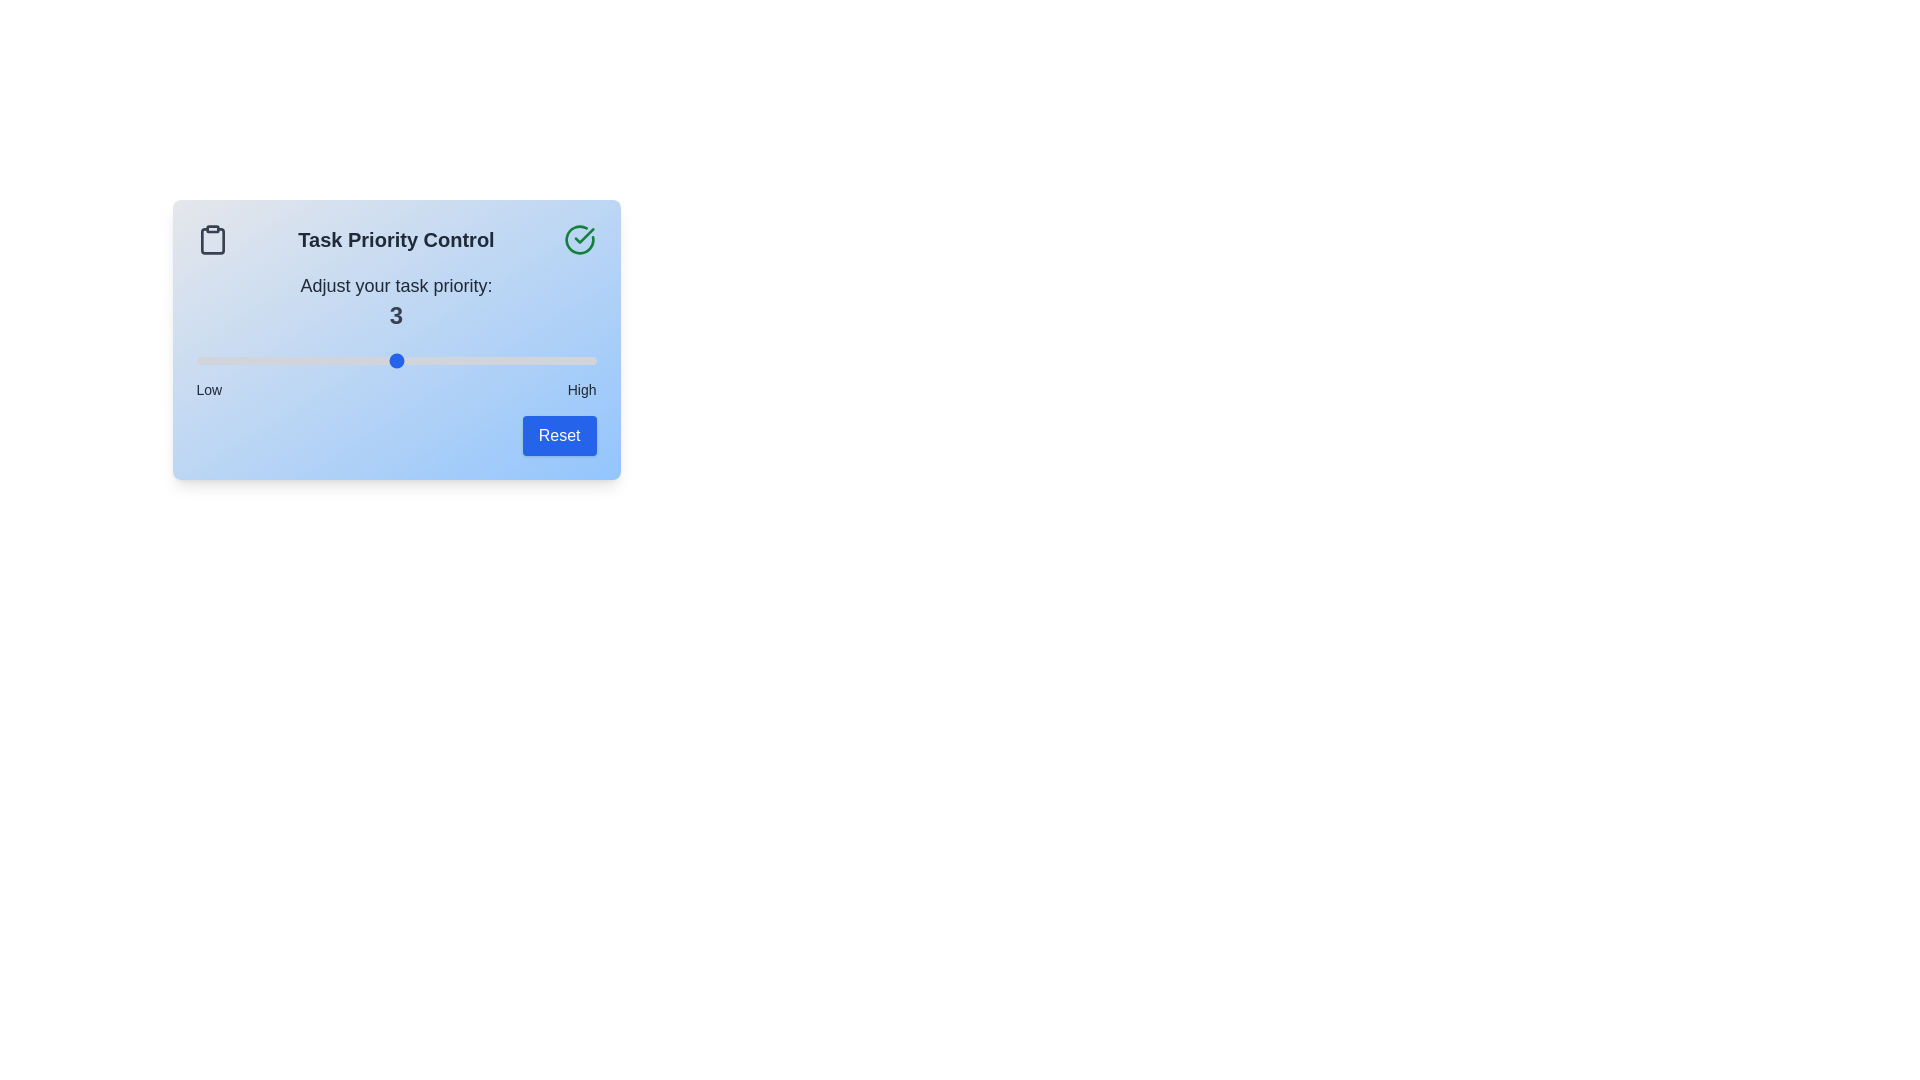 This screenshot has width=1920, height=1080. I want to click on the priority slider to 4 within the range of 1 to 5, so click(496, 361).